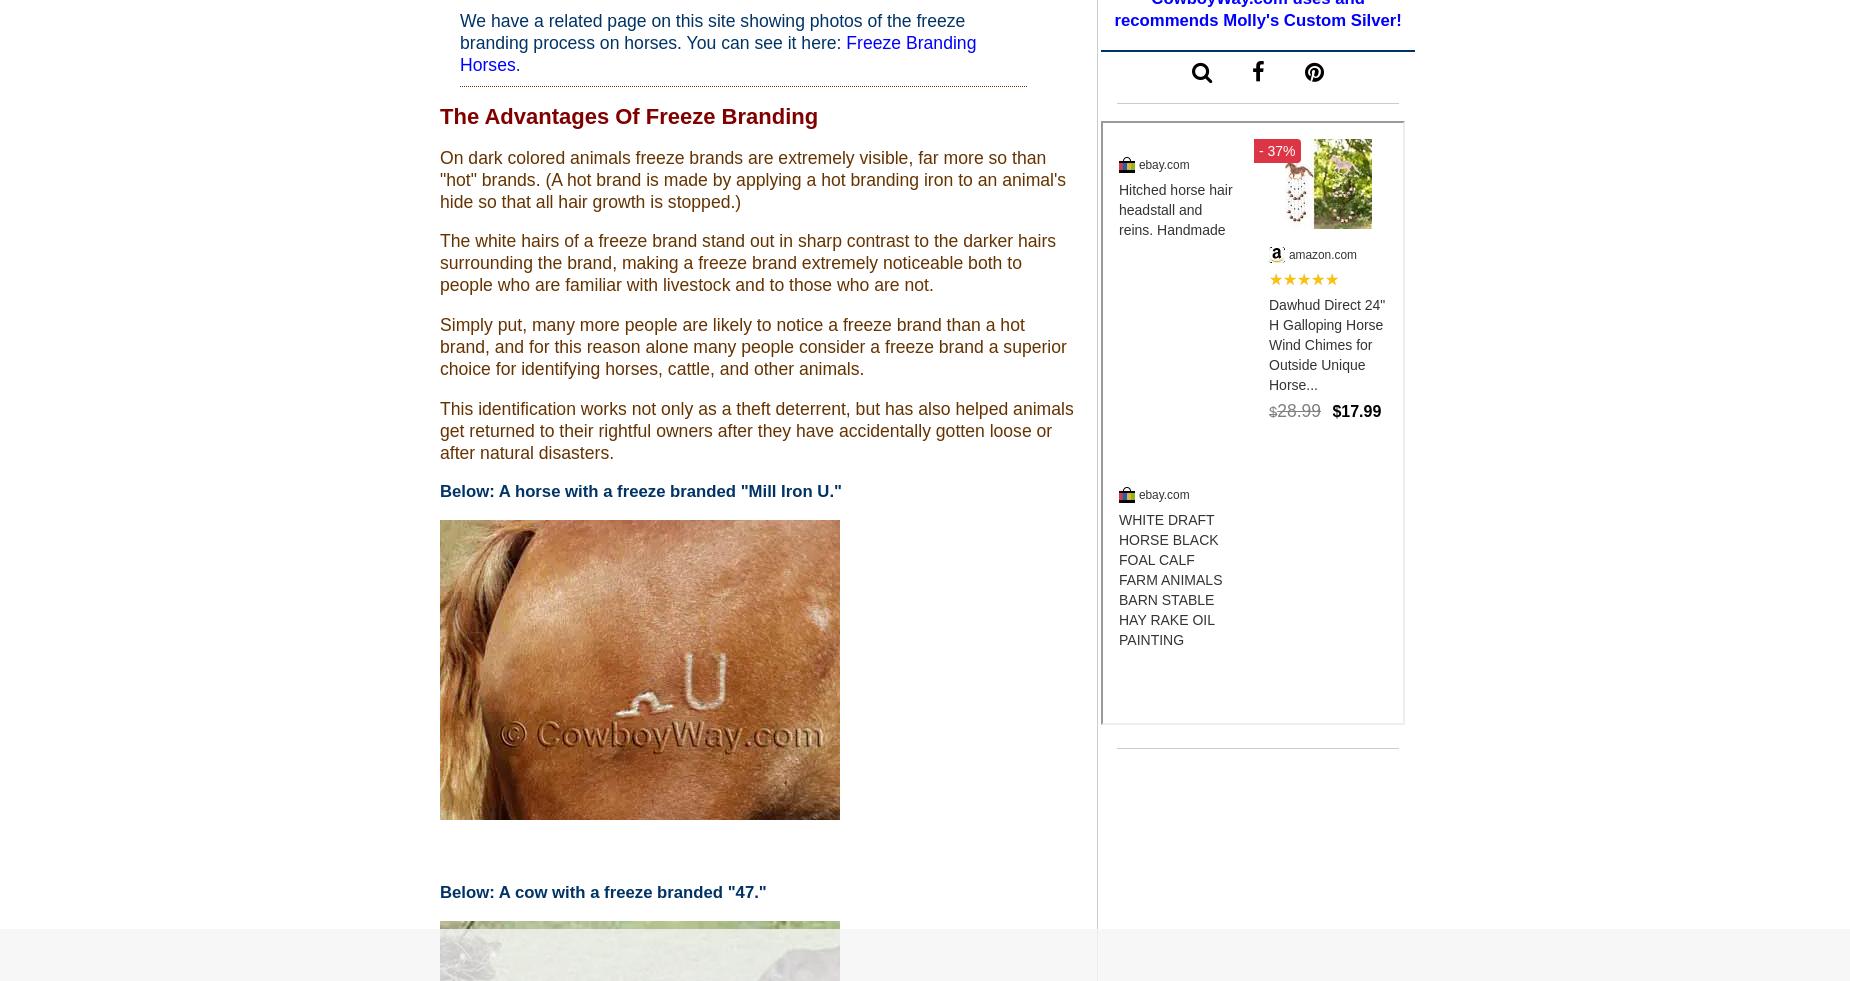 The height and width of the screenshot is (981, 1850). What do you see at coordinates (517, 62) in the screenshot?
I see `'.'` at bounding box center [517, 62].